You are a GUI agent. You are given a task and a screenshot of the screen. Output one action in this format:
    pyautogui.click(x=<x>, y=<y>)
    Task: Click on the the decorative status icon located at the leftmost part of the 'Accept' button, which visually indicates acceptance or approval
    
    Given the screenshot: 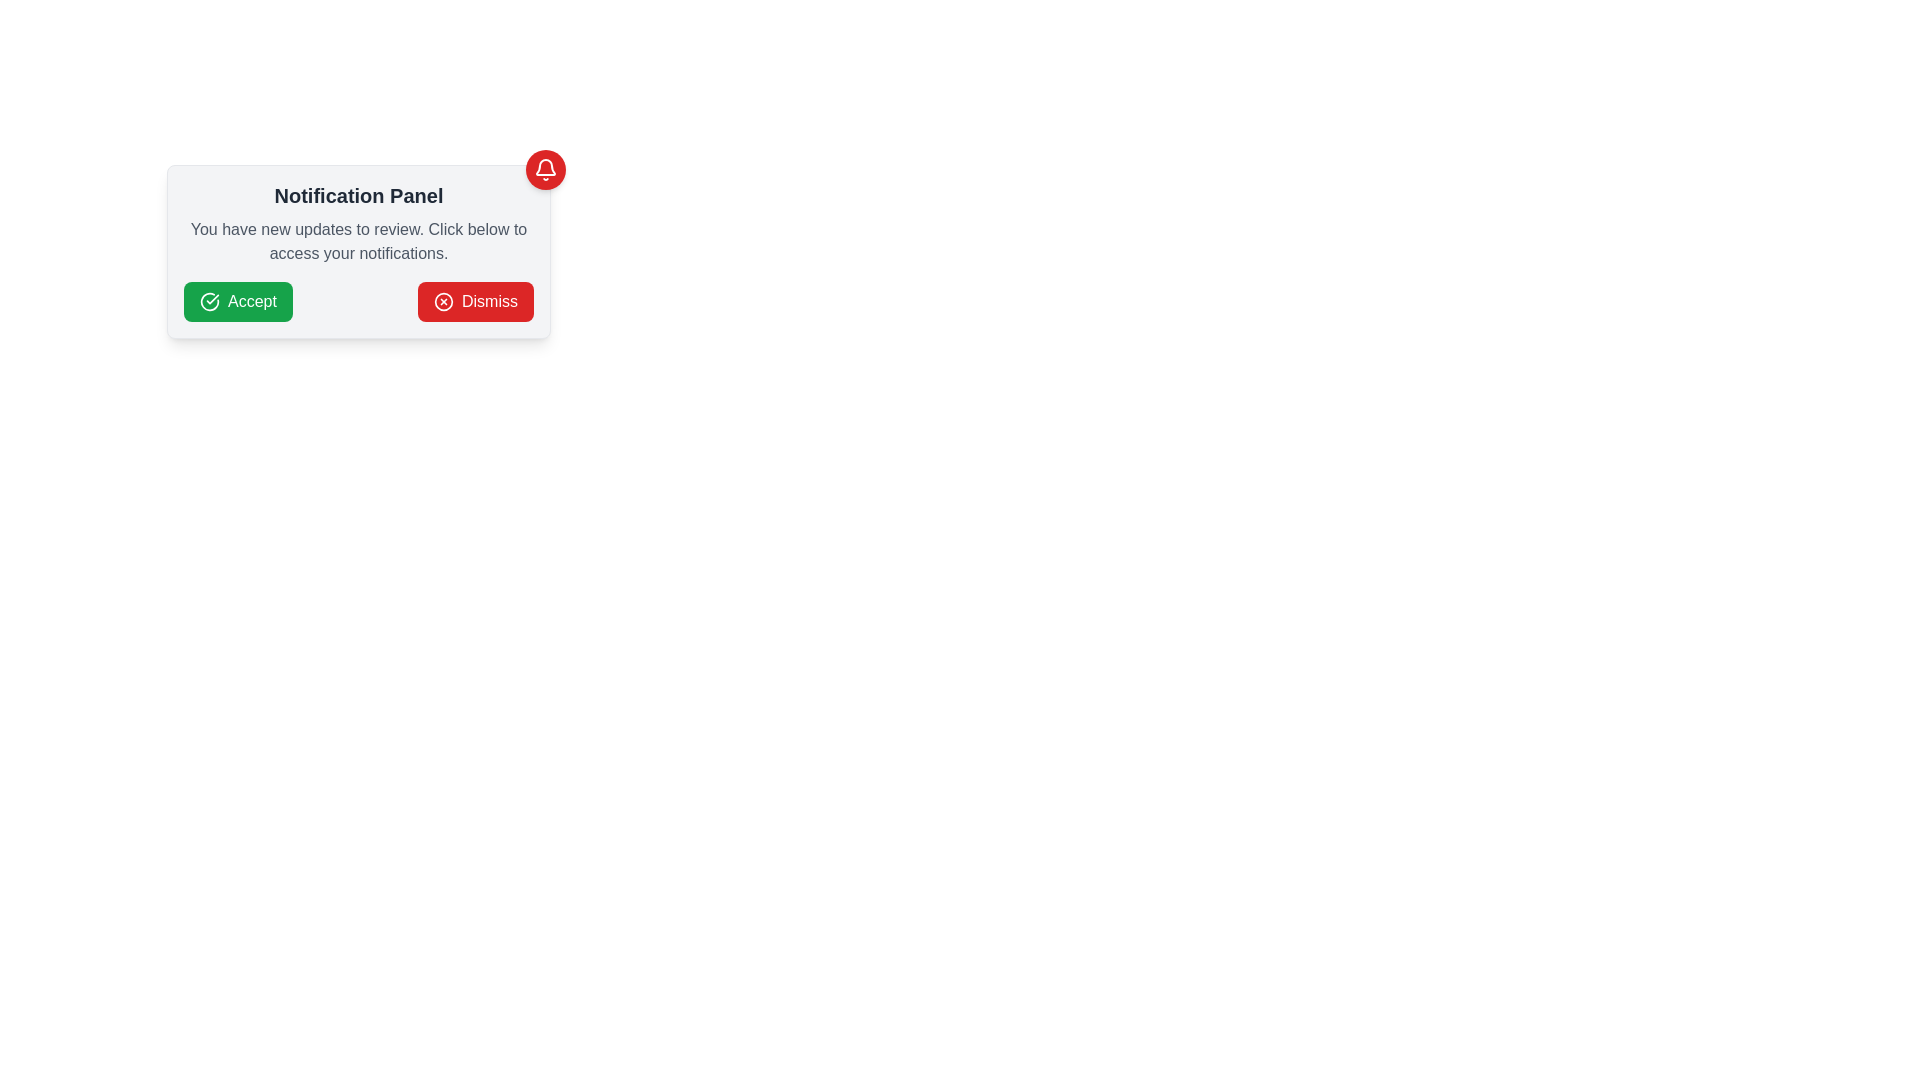 What is the action you would take?
    pyautogui.click(x=210, y=301)
    